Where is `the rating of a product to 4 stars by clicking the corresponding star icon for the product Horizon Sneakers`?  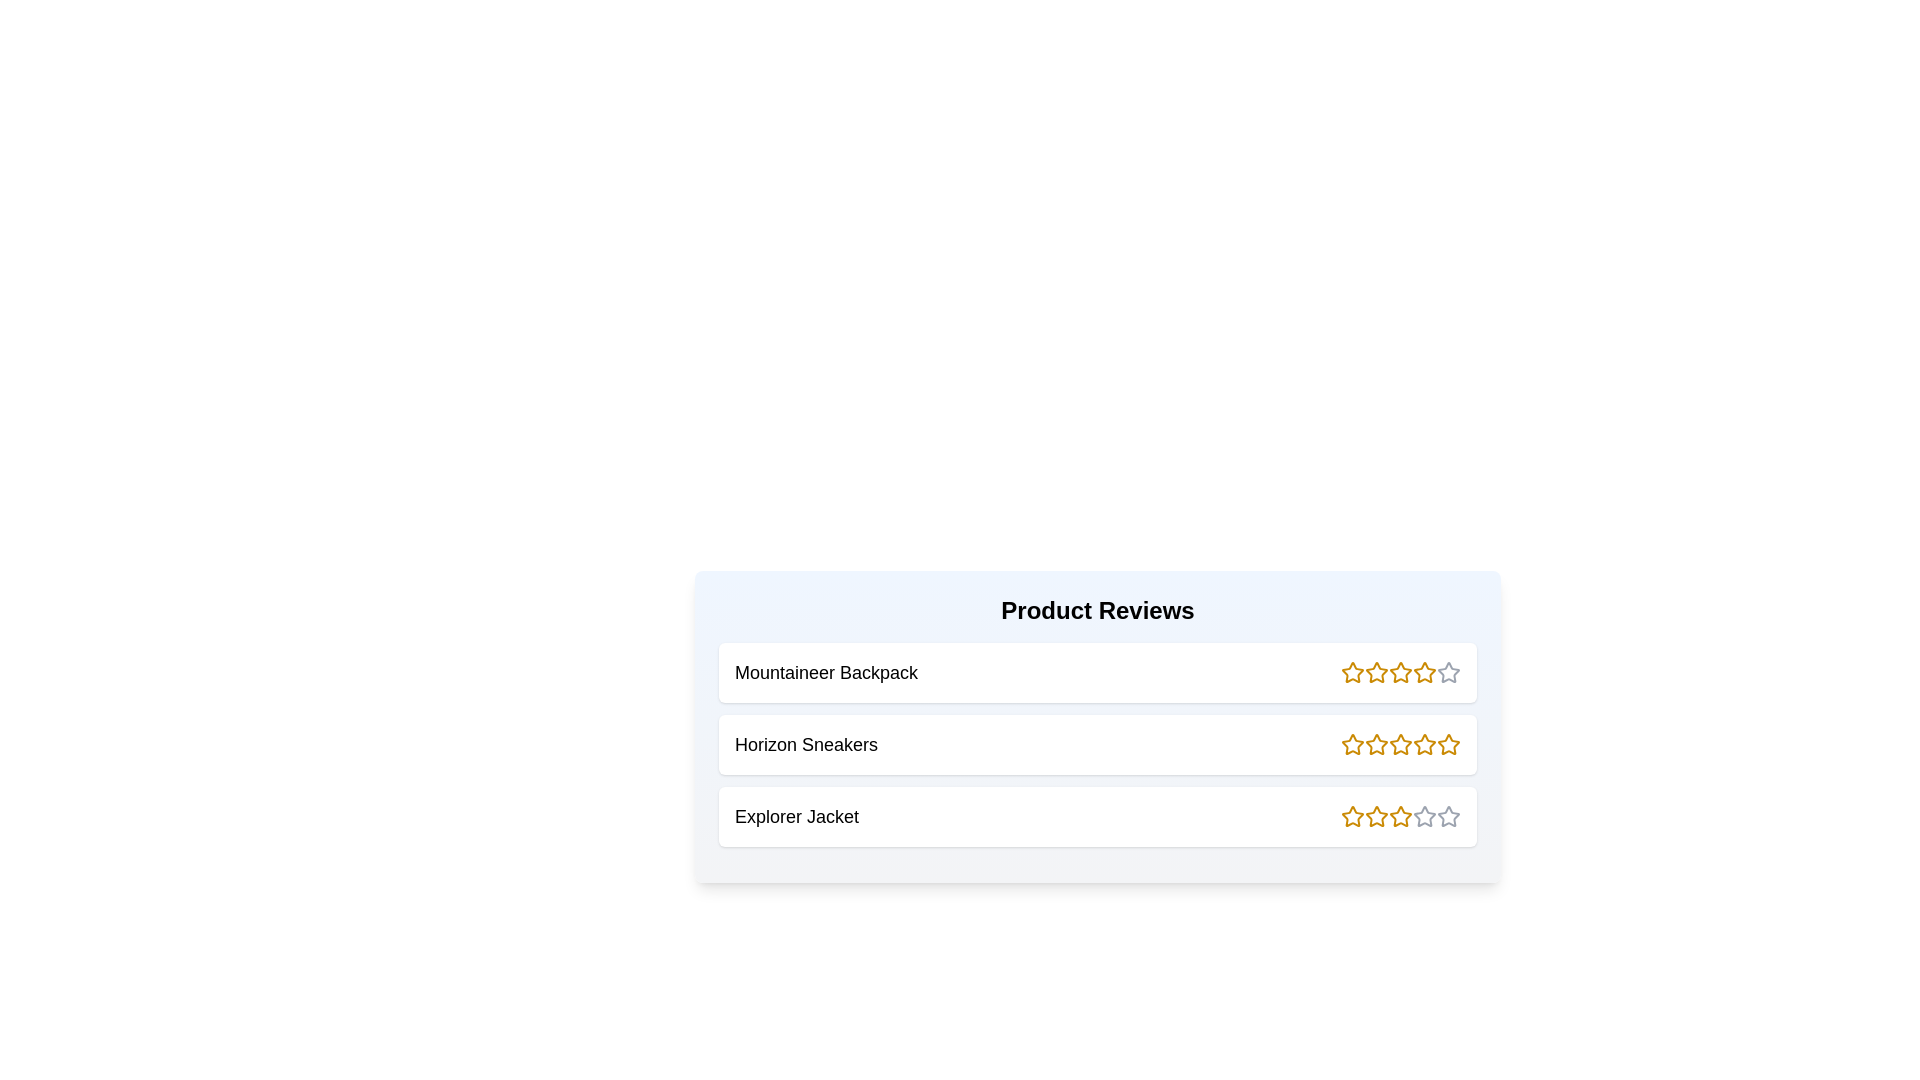
the rating of a product to 4 stars by clicking the corresponding star icon for the product Horizon Sneakers is located at coordinates (1424, 744).